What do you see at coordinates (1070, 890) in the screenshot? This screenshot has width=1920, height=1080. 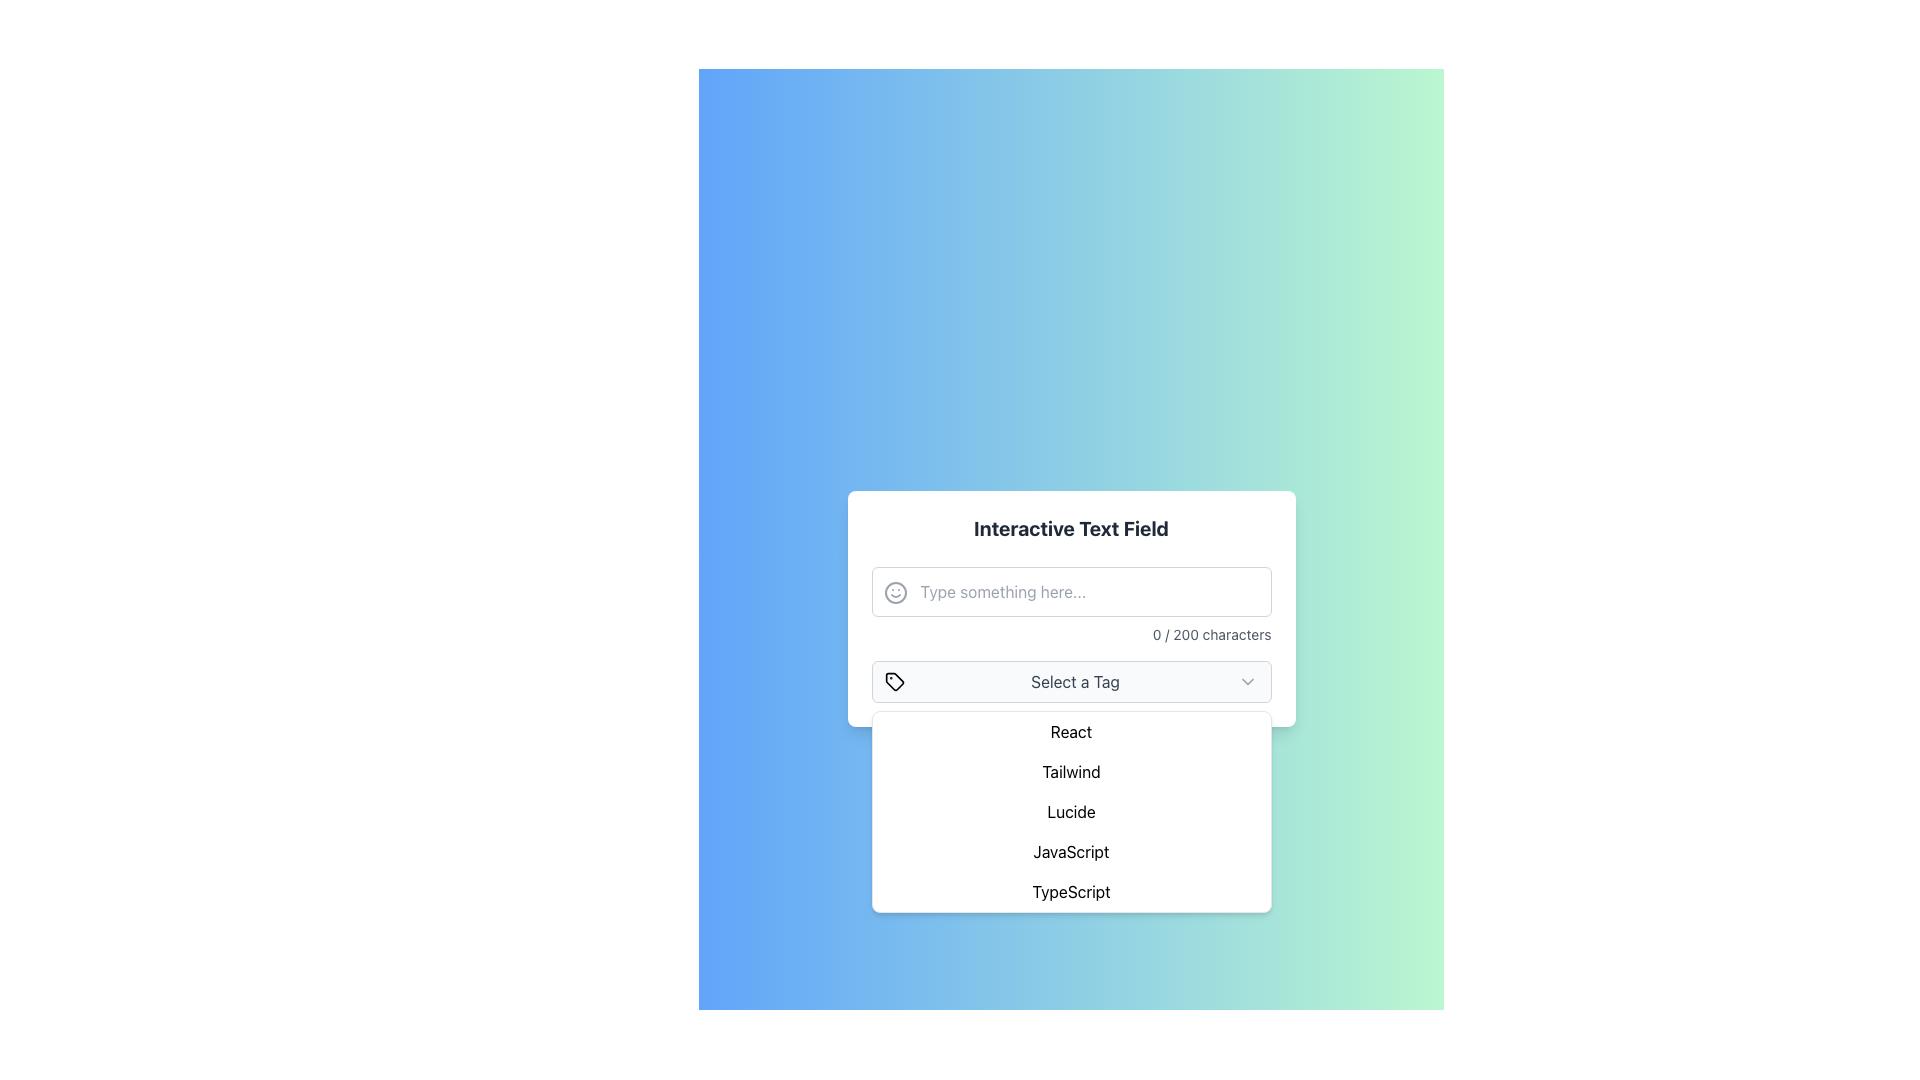 I see `the 'TypeScript' dropdown menu item, which is the fifth item in the dropdown list under the 'Select a Tag' button` at bounding box center [1070, 890].